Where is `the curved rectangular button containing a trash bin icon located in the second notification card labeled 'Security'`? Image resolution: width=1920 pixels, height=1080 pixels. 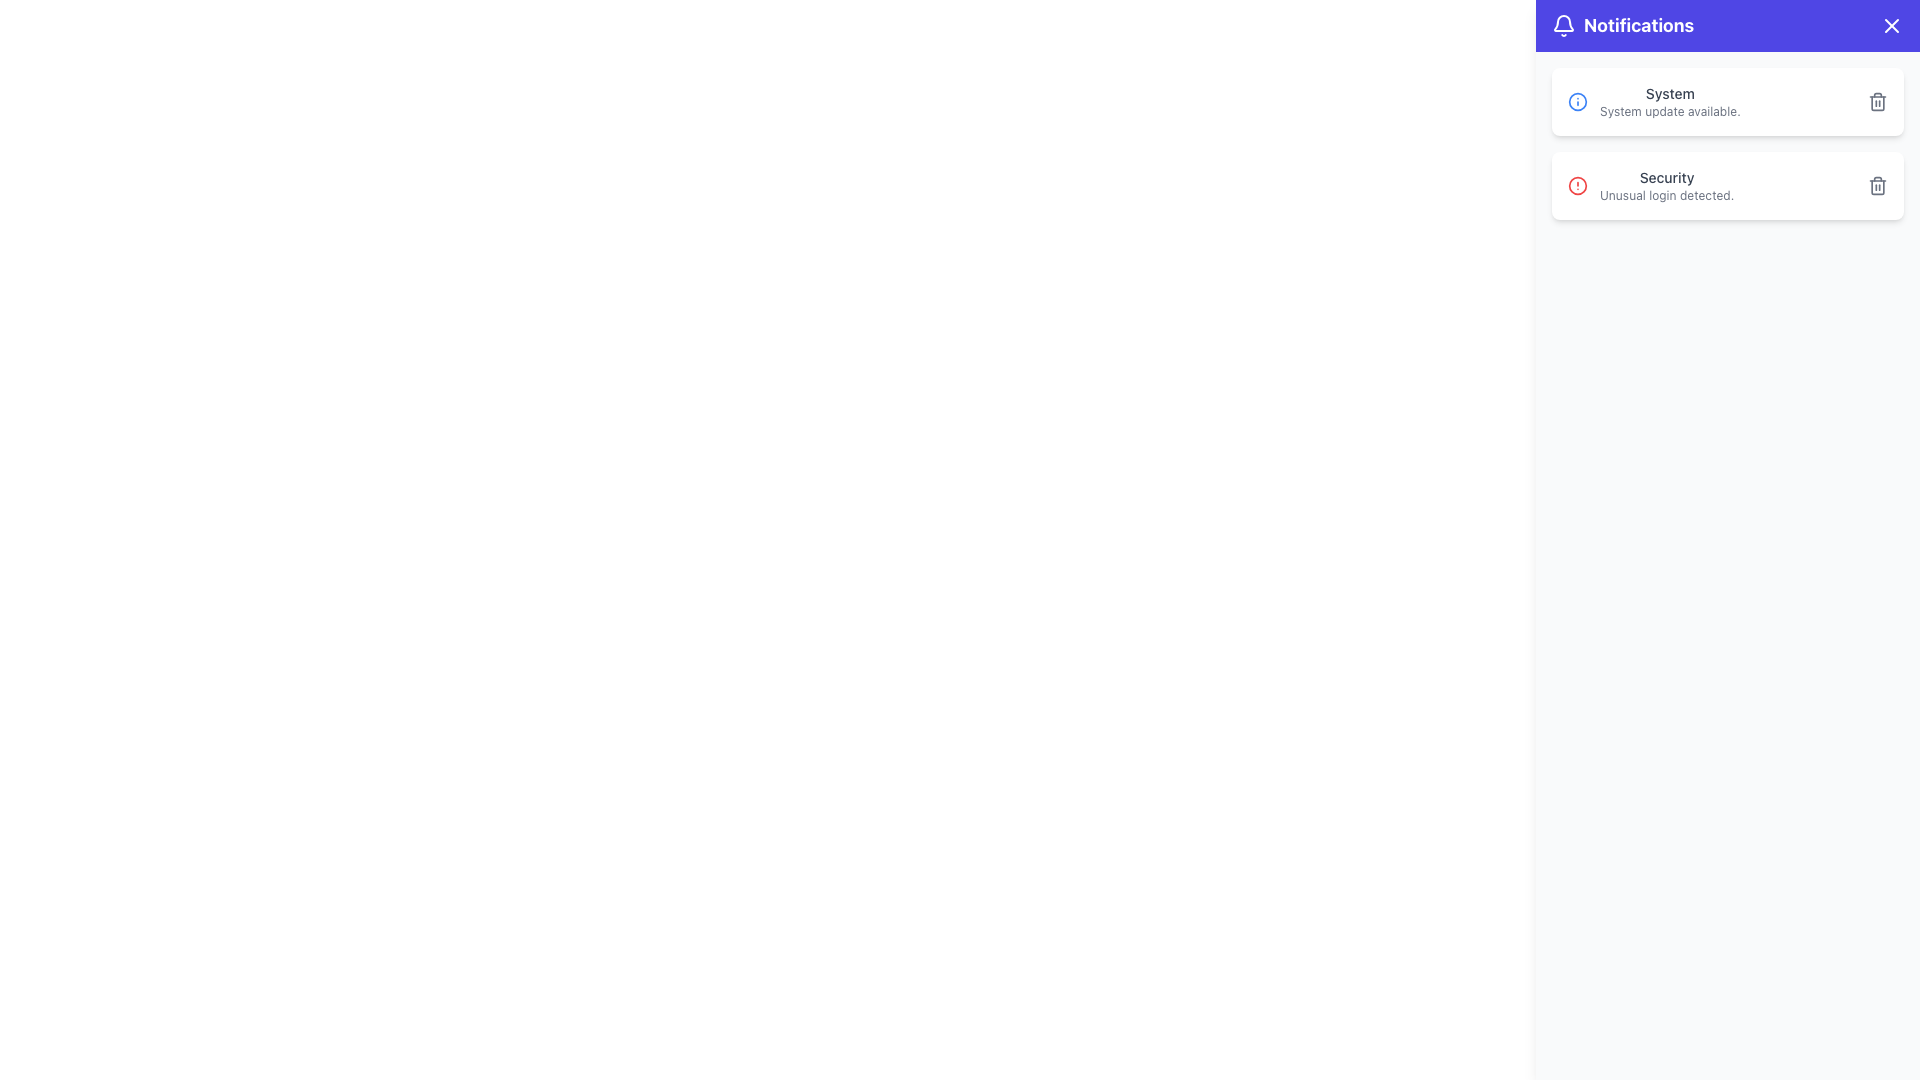 the curved rectangular button containing a trash bin icon located in the second notification card labeled 'Security' is located at coordinates (1876, 186).